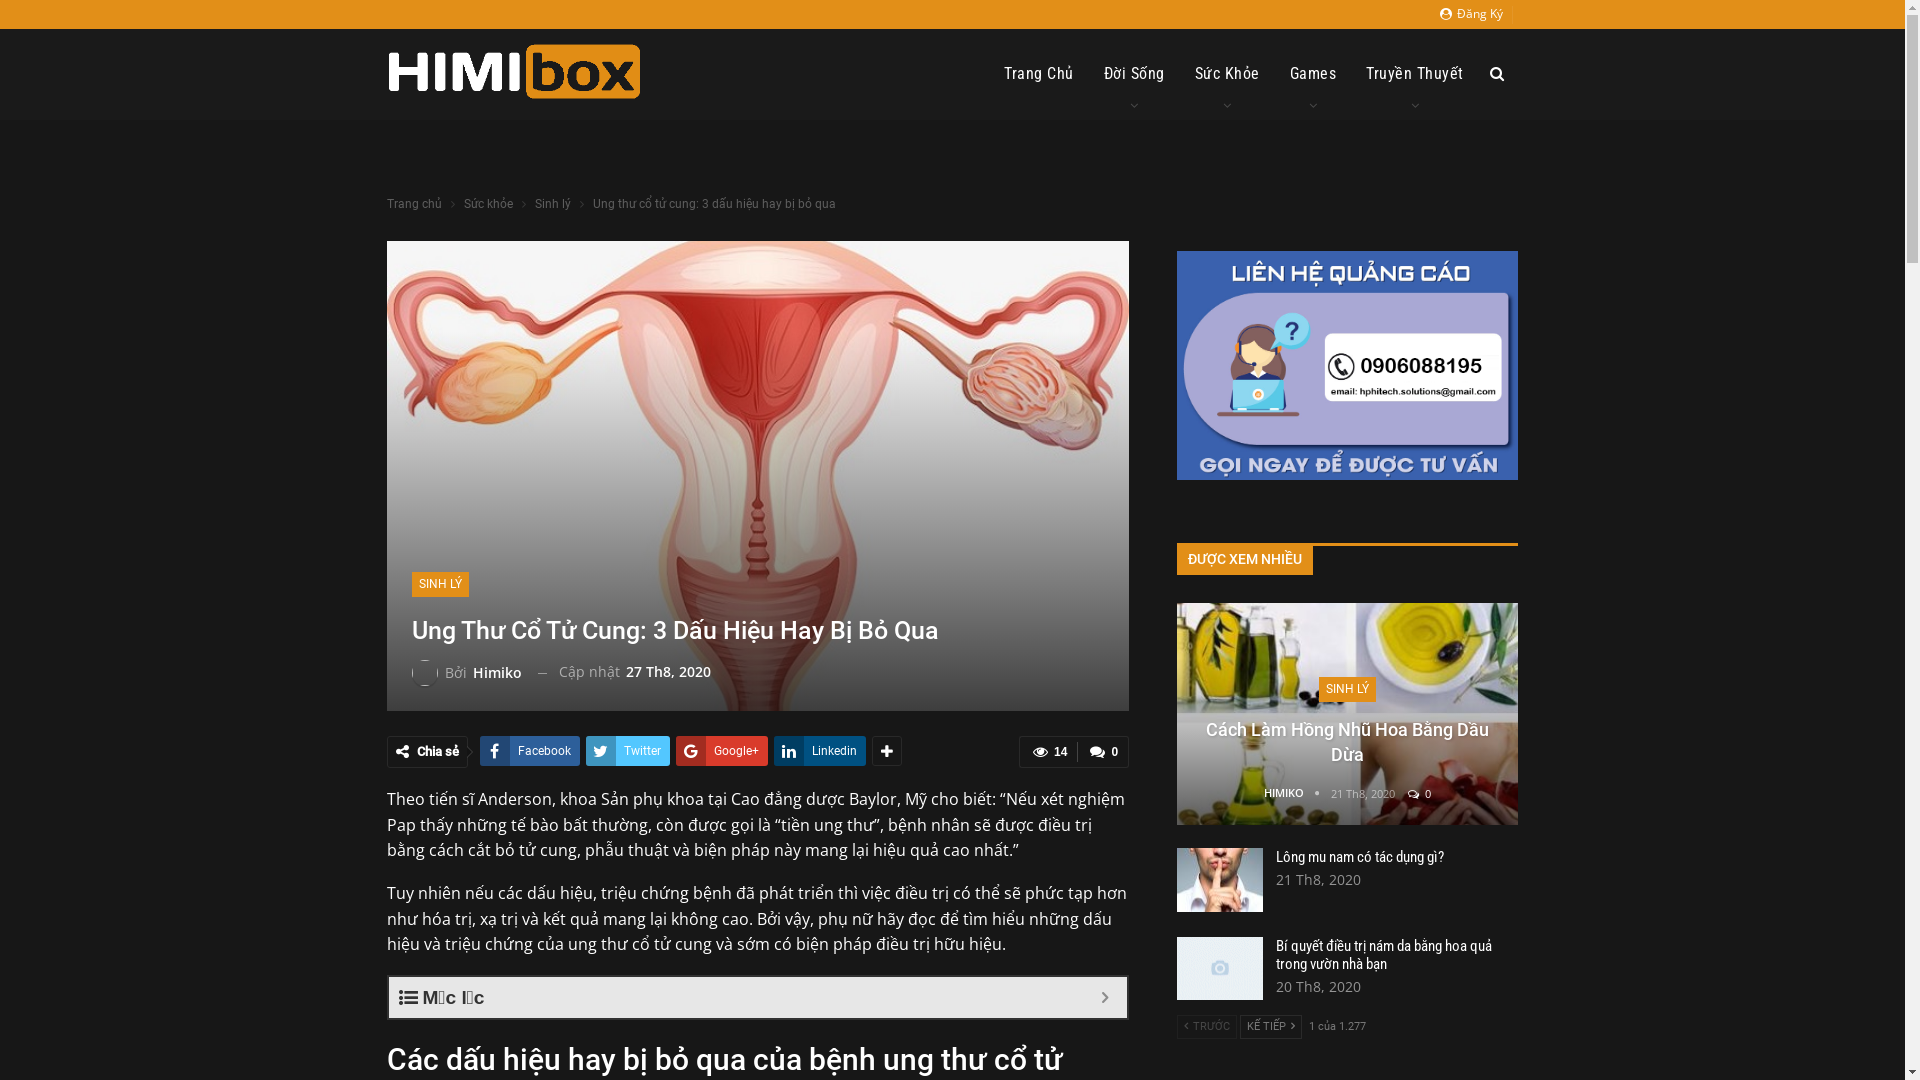 The image size is (1920, 1080). I want to click on 'HIMIKO', so click(1297, 791).